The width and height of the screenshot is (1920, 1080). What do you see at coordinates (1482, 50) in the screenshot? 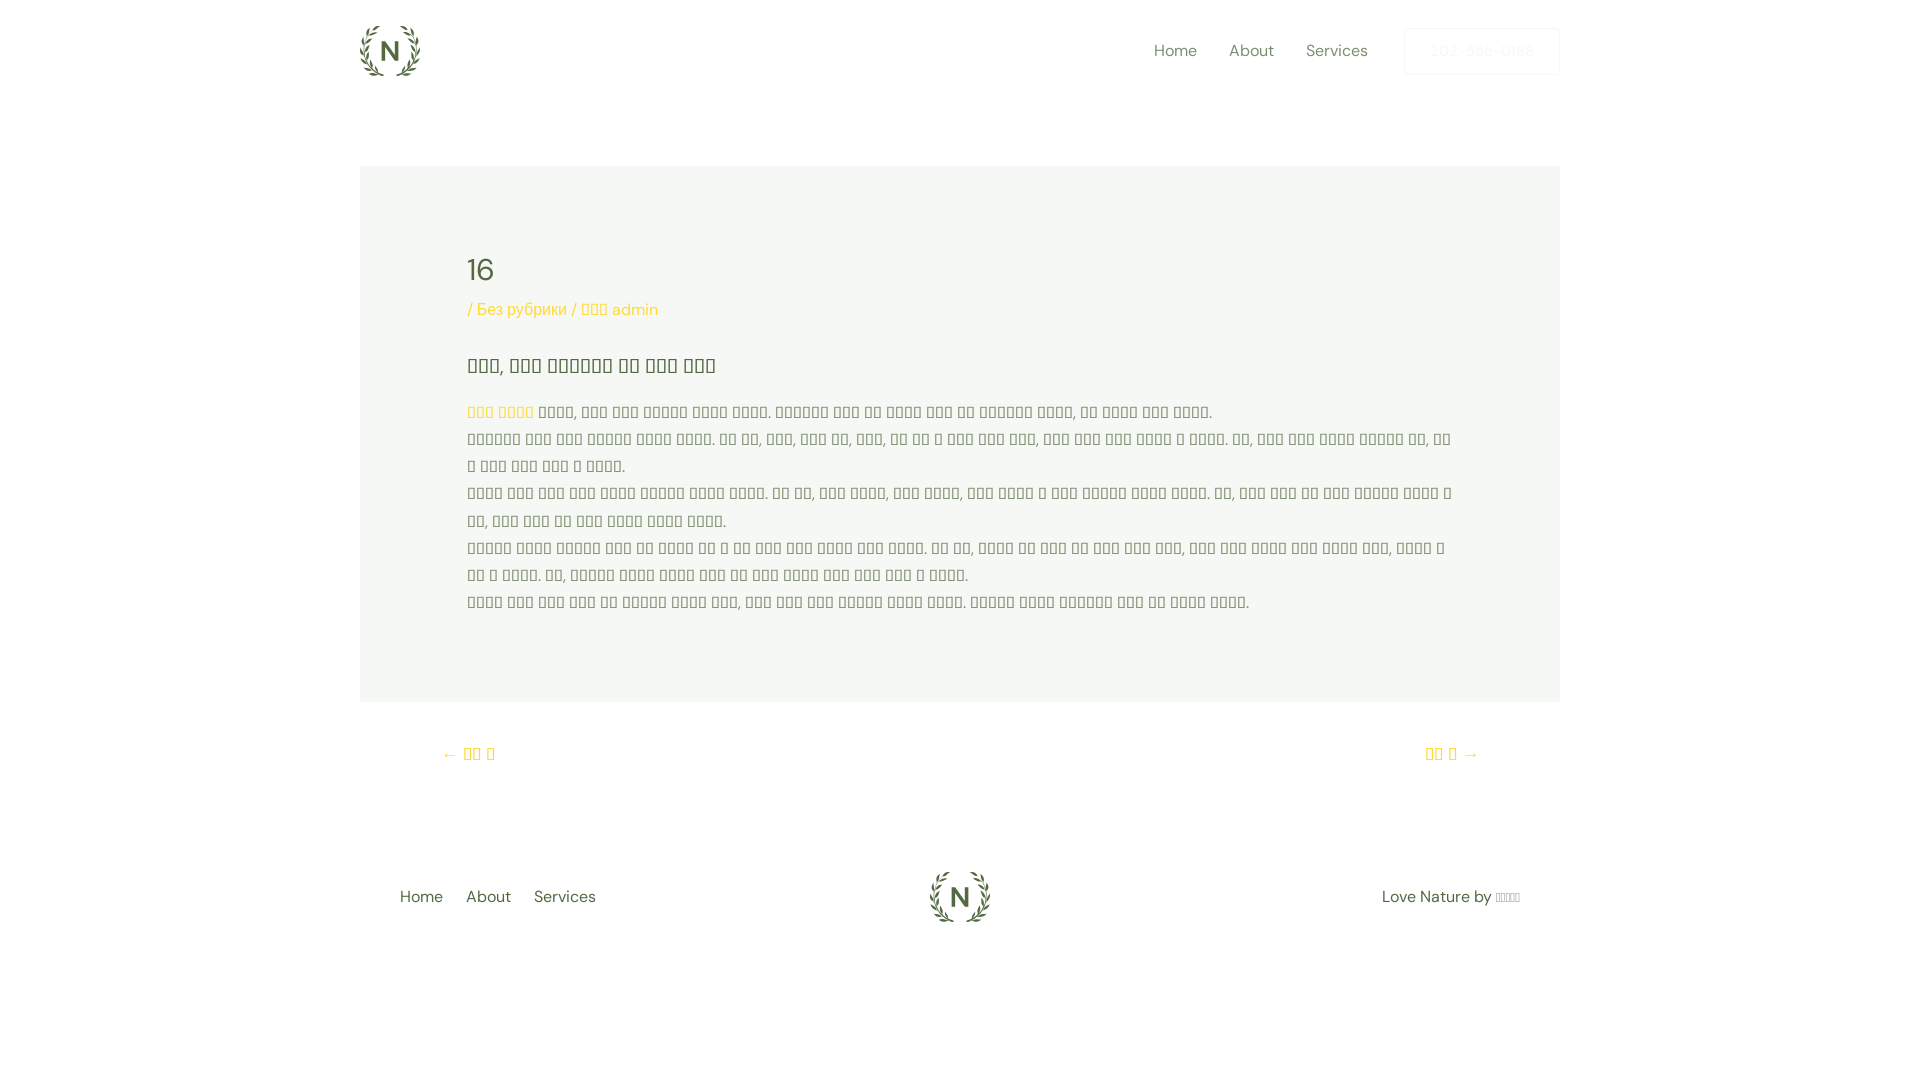
I see `'202-555-0188'` at bounding box center [1482, 50].